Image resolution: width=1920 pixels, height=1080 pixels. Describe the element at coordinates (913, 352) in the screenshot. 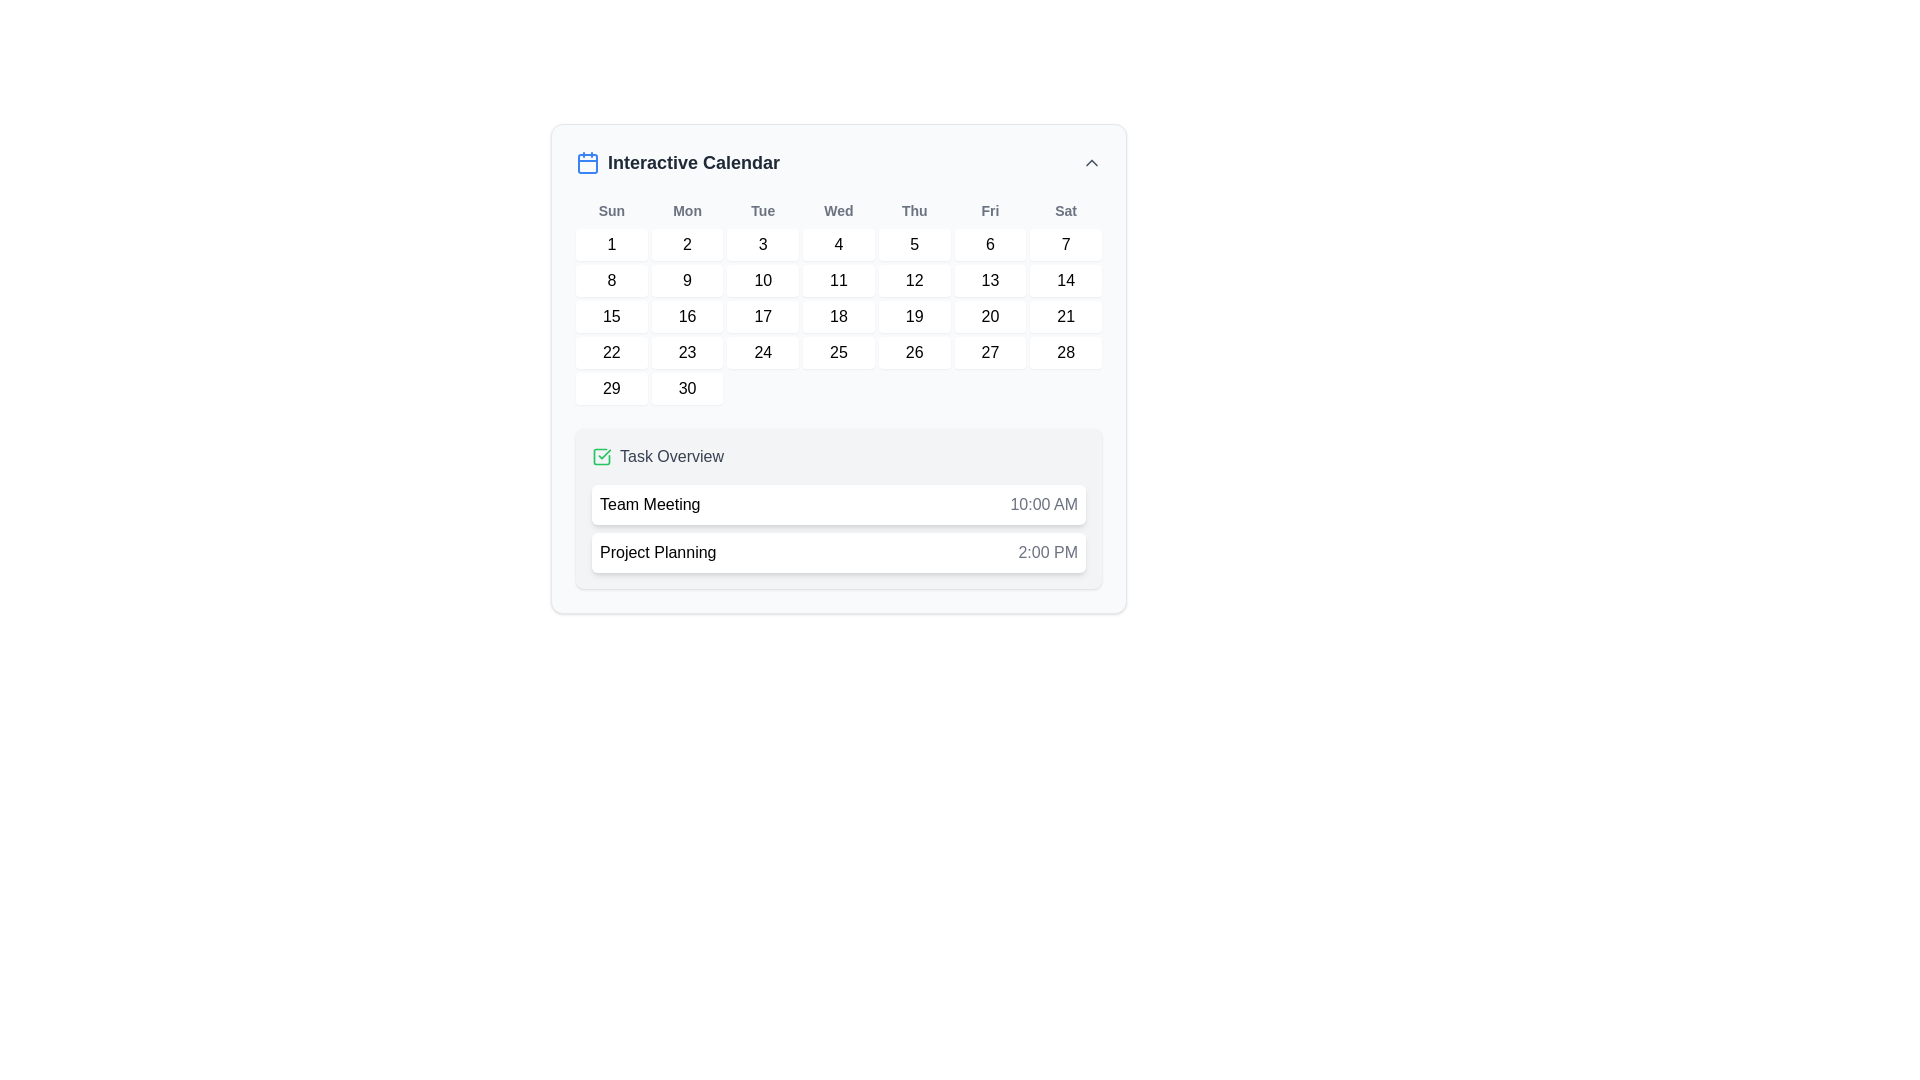

I see `the small rectangular button with a white background and the text '26' in black` at that location.